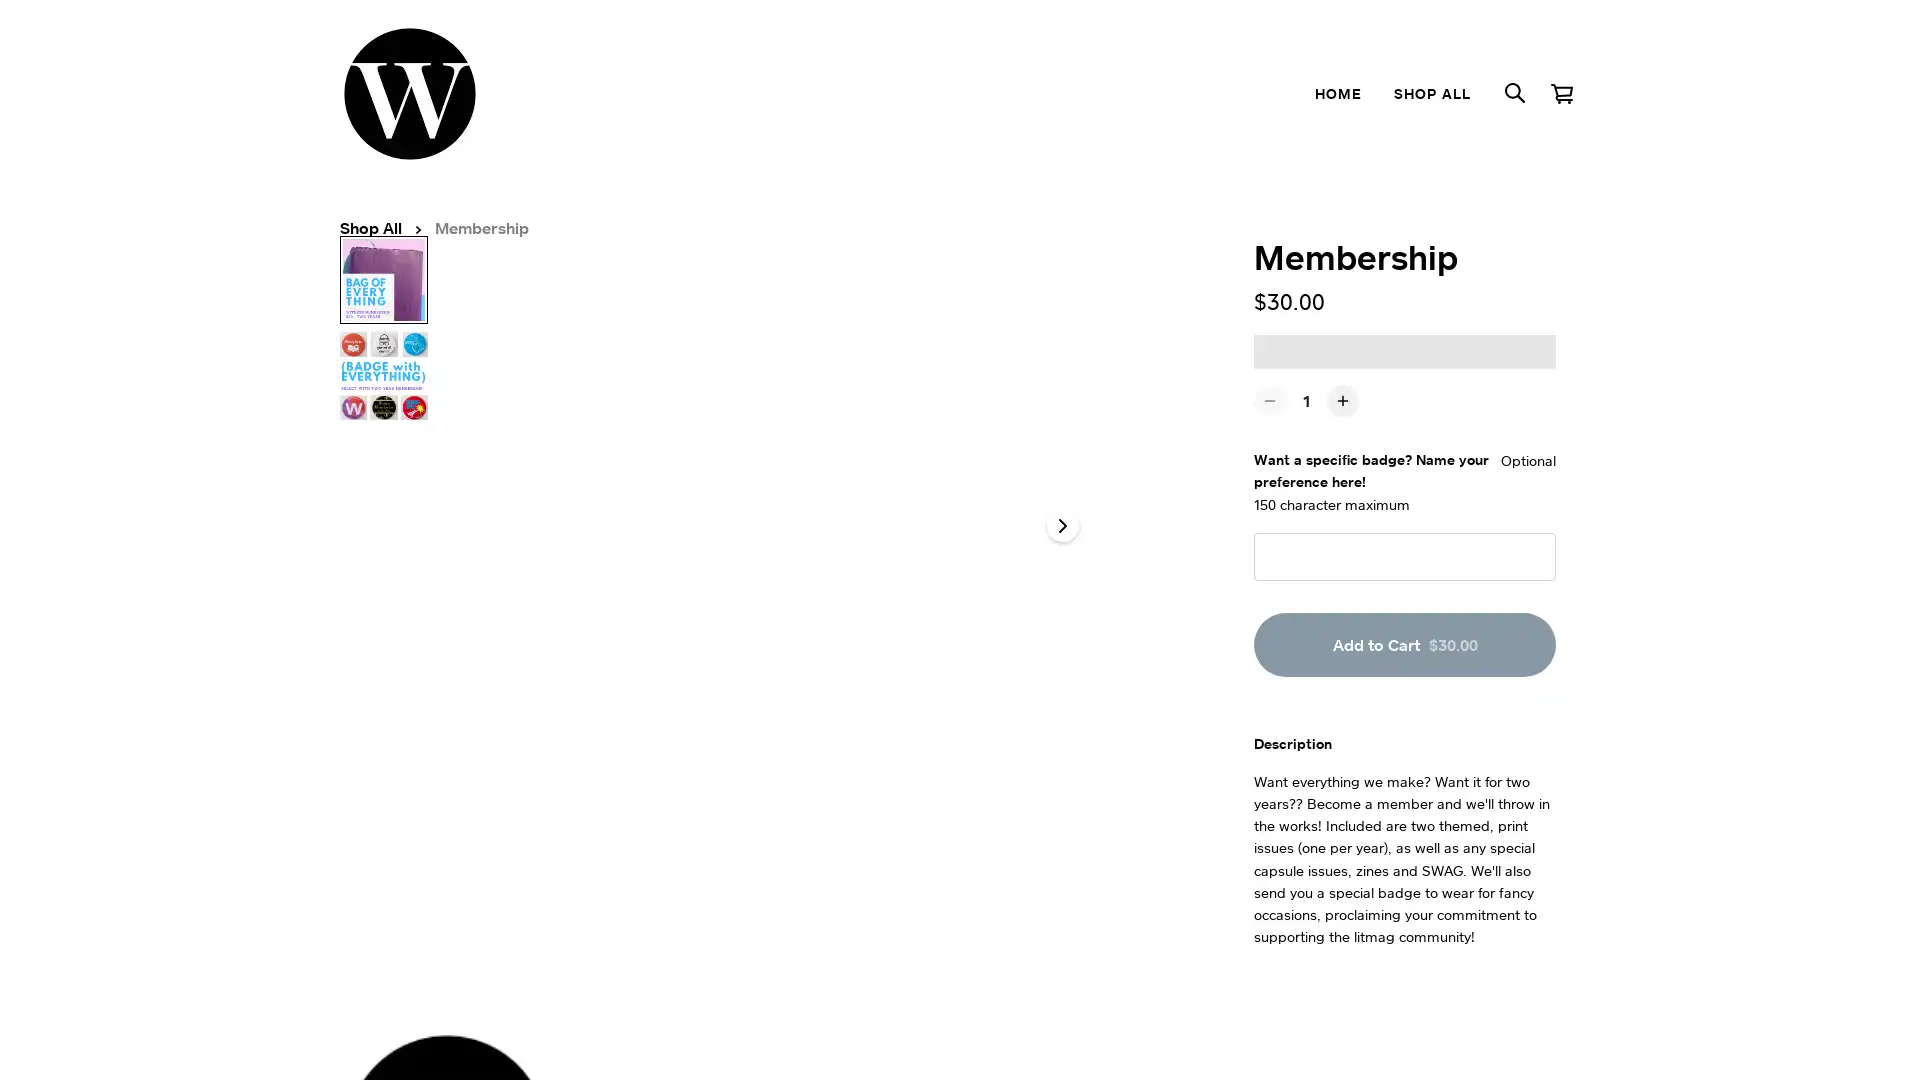 This screenshot has height=1080, width=1920. What do you see at coordinates (1560, 92) in the screenshot?
I see `Cart icon` at bounding box center [1560, 92].